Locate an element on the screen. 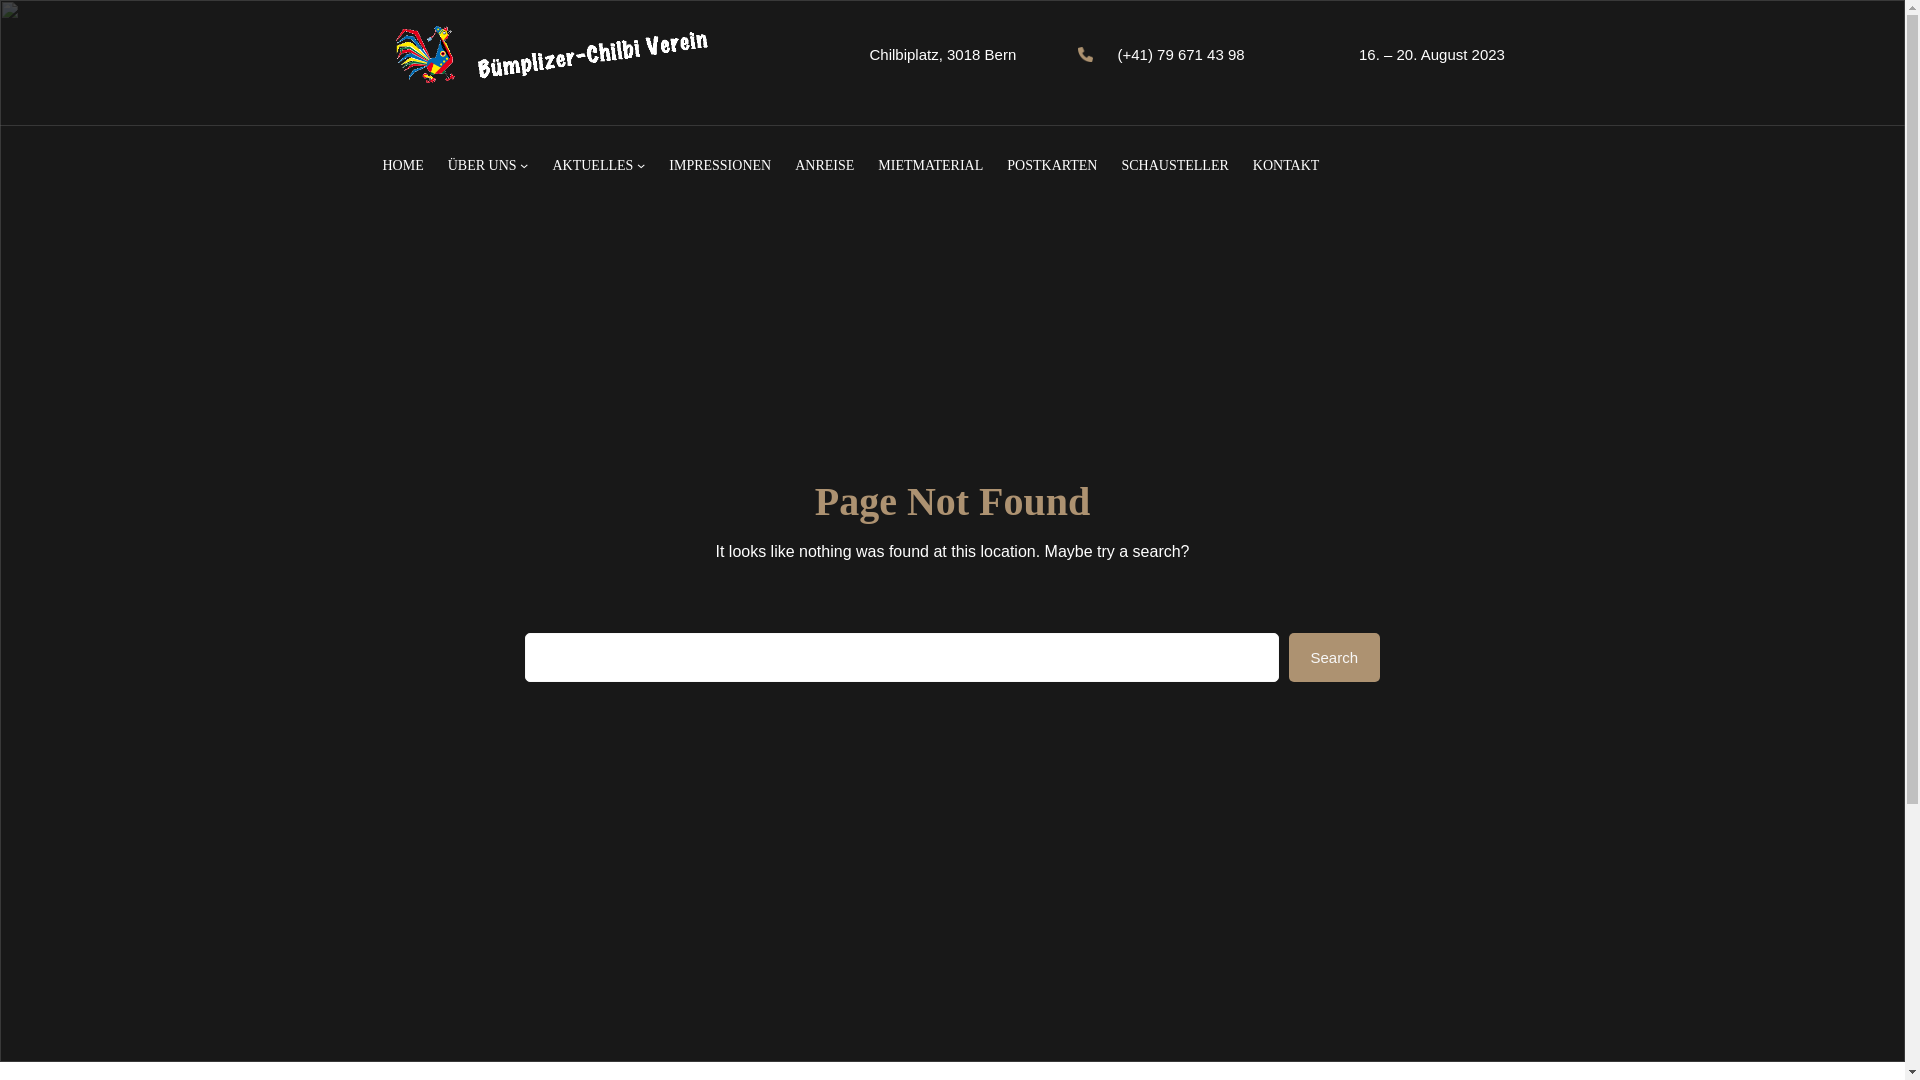 The image size is (1920, 1080). 'MIETMATERIAL' is located at coordinates (878, 164).